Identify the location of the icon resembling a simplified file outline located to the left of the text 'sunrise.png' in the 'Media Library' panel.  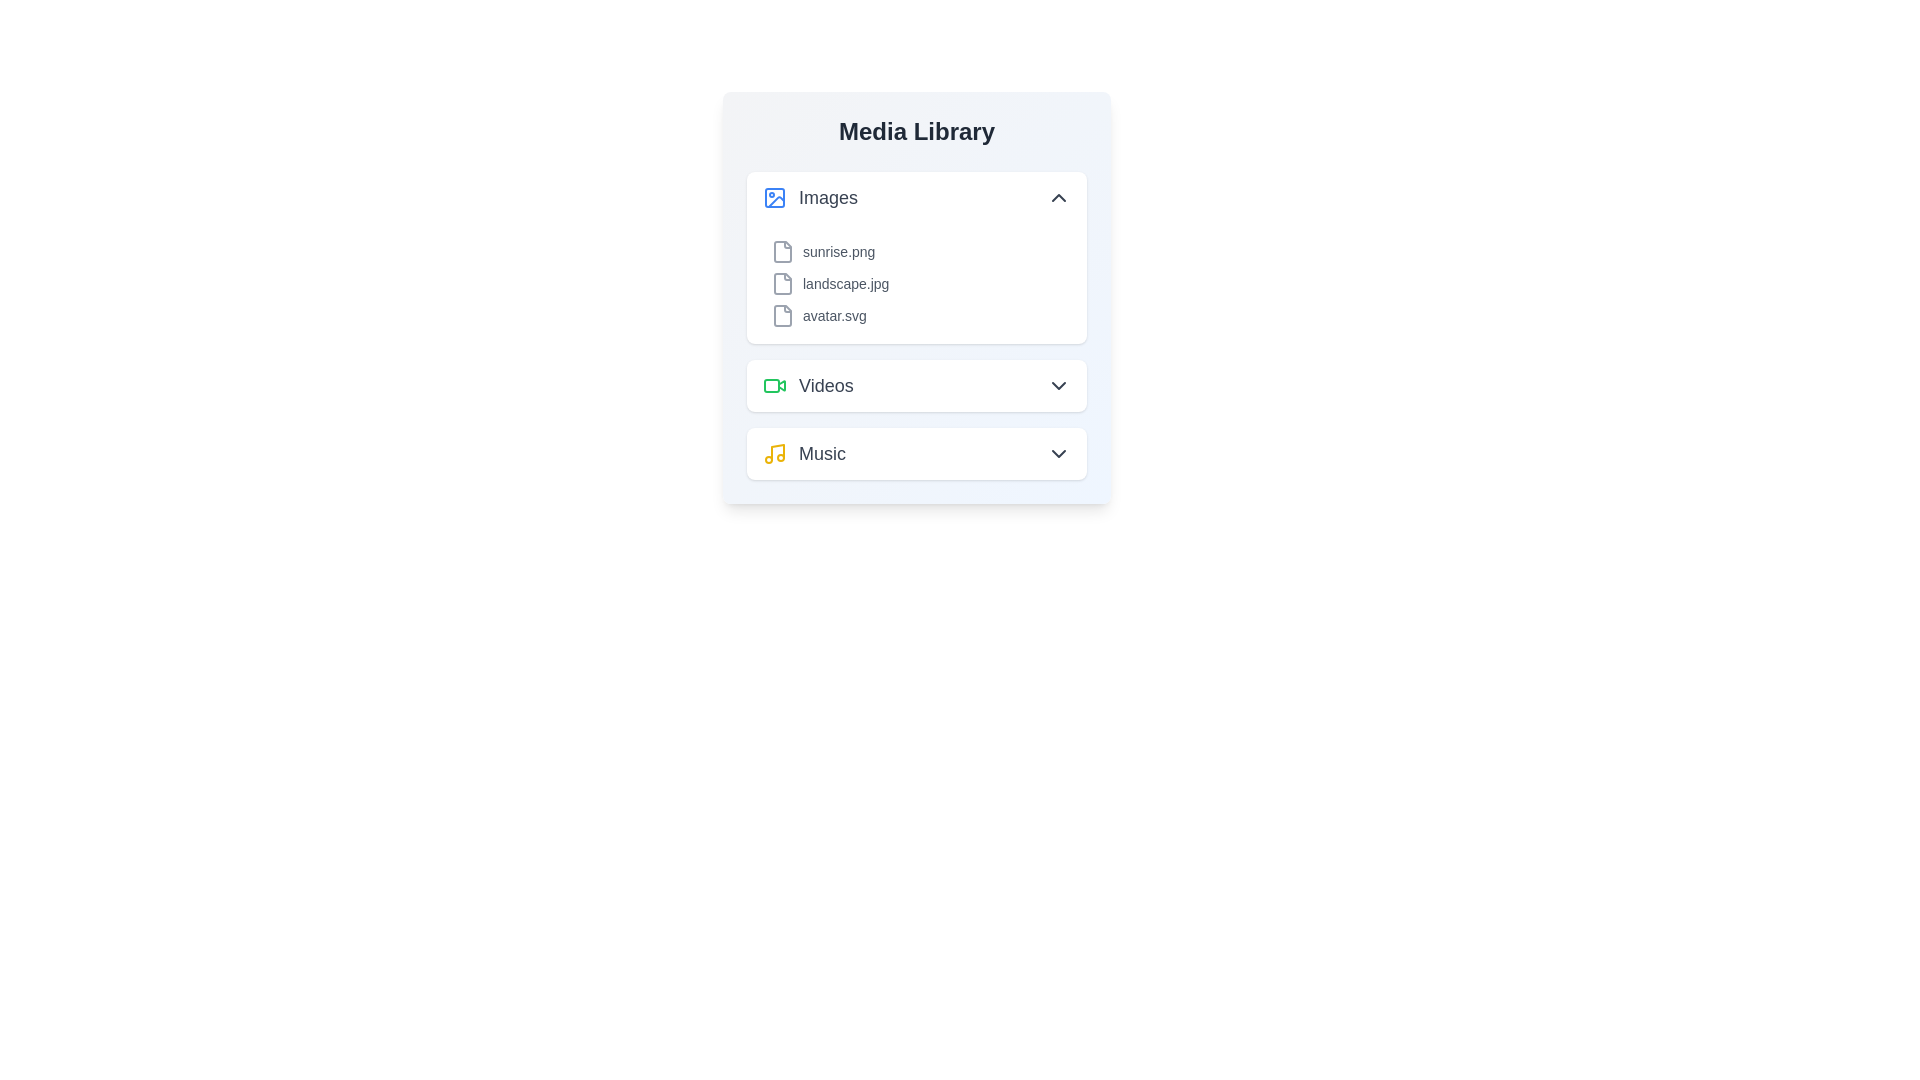
(781, 250).